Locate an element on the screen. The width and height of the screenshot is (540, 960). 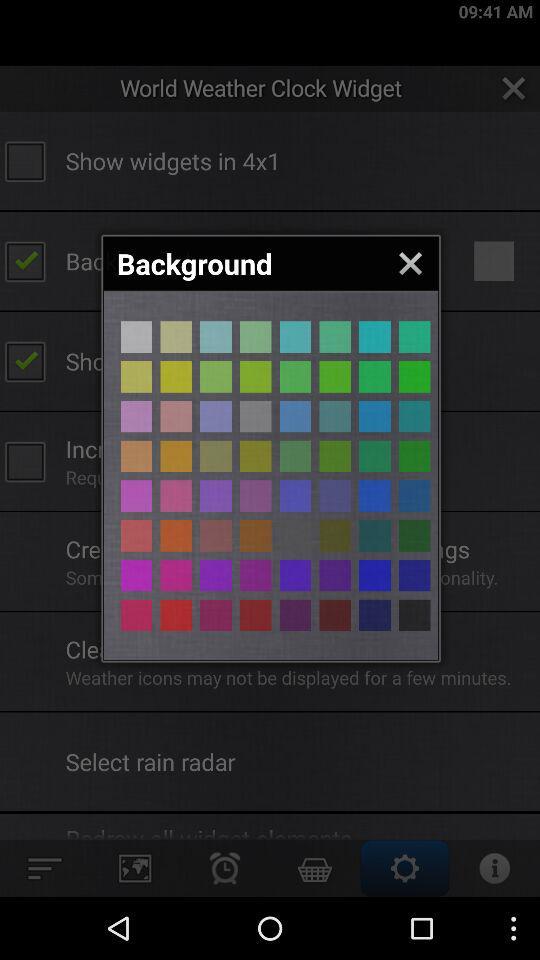
background color is located at coordinates (135, 415).